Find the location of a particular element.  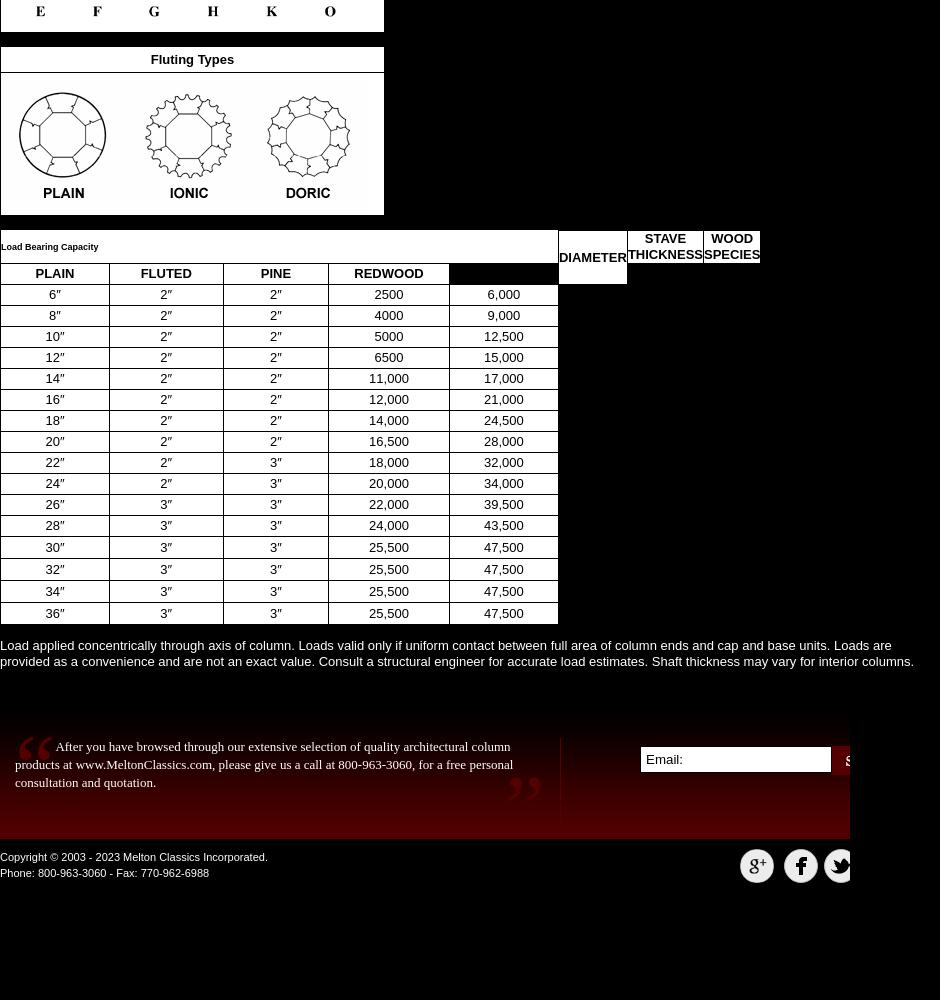

'16,500' is located at coordinates (387, 440).